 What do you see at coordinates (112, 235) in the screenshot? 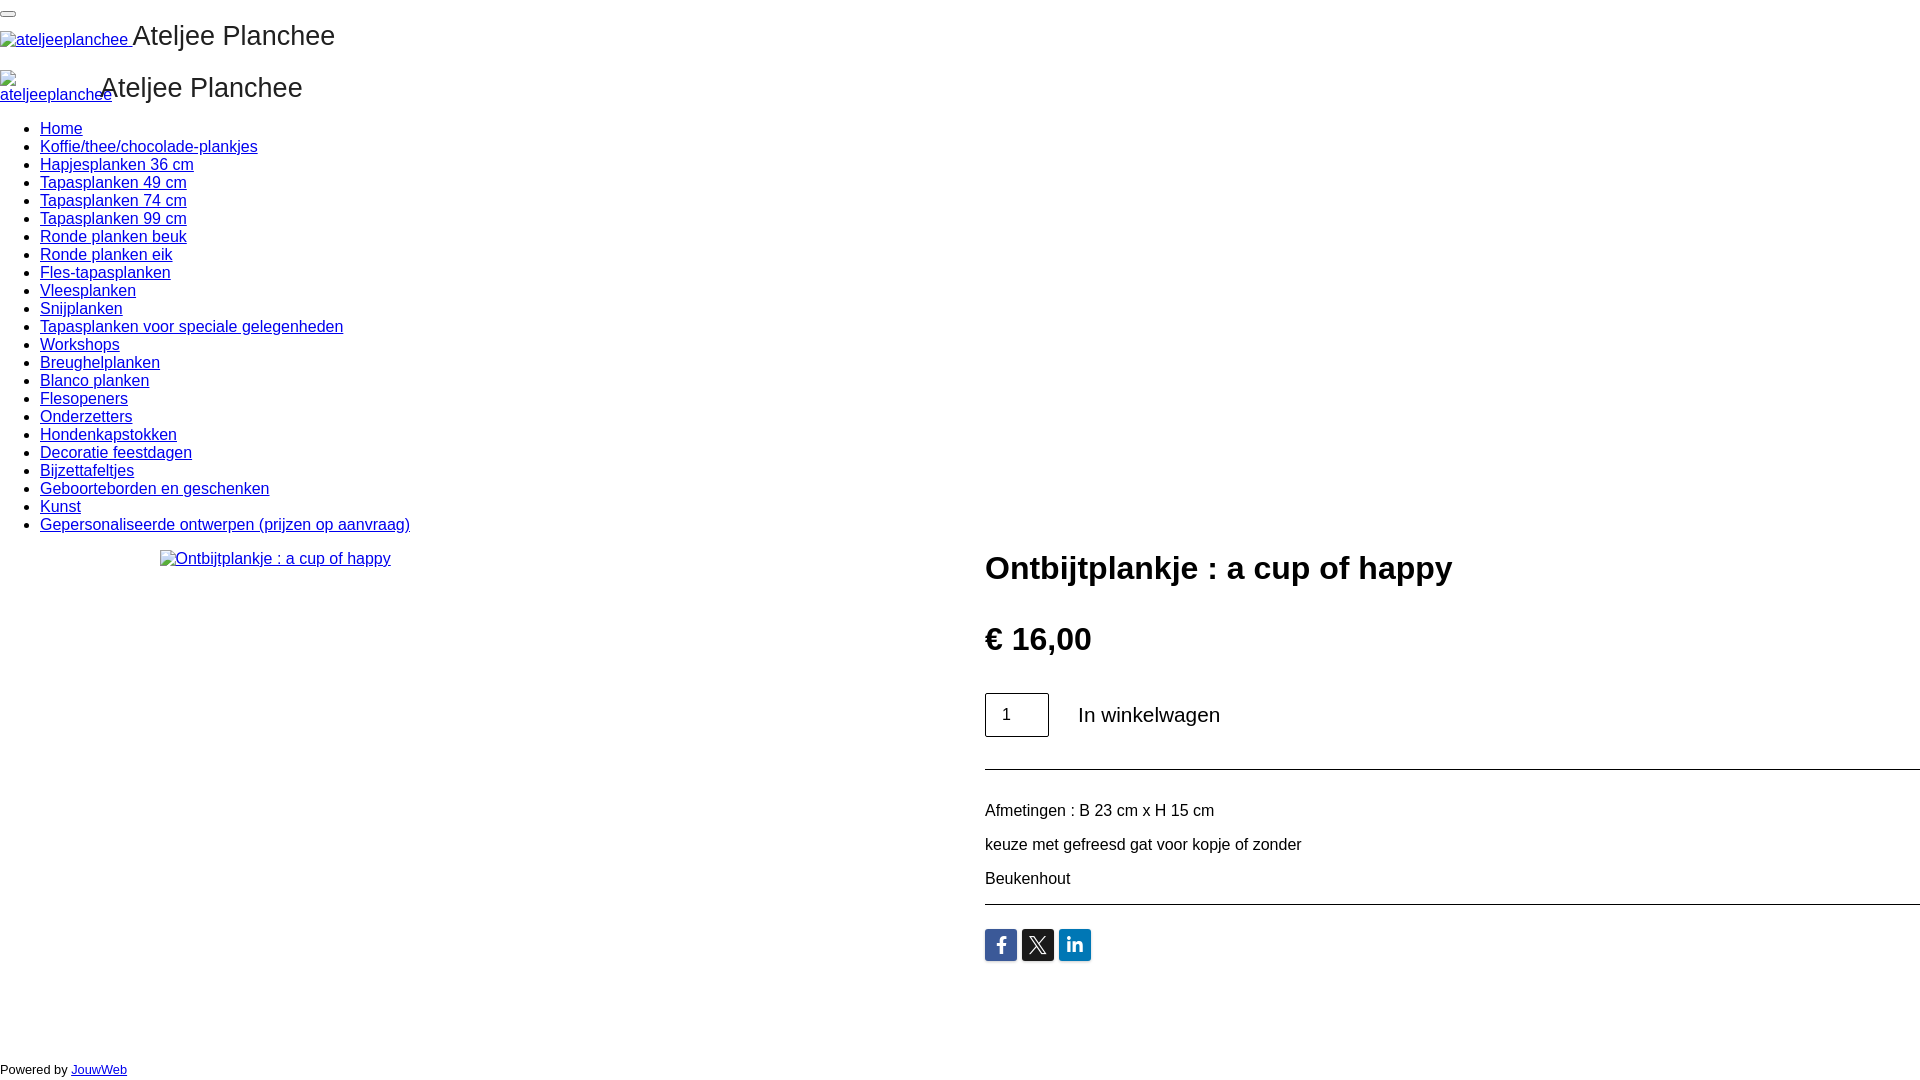
I see `'Ronde planken beuk'` at bounding box center [112, 235].